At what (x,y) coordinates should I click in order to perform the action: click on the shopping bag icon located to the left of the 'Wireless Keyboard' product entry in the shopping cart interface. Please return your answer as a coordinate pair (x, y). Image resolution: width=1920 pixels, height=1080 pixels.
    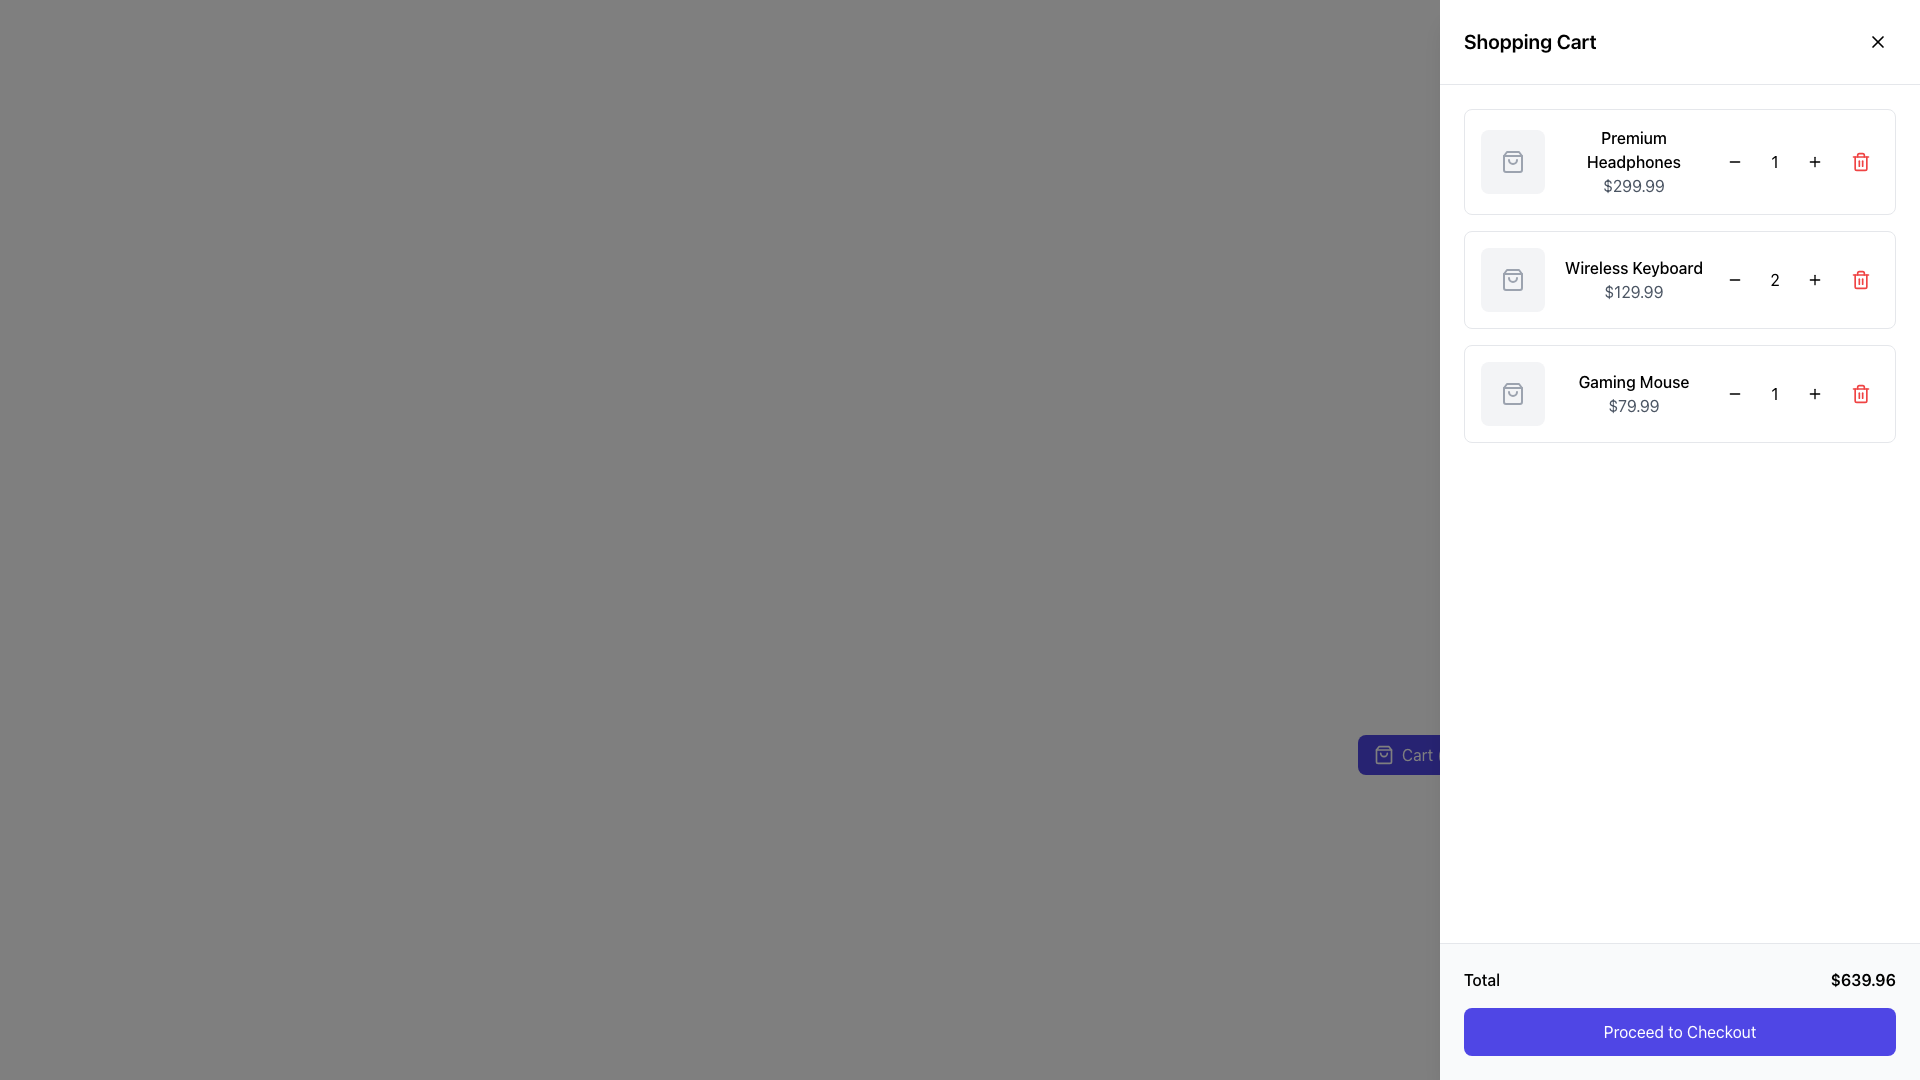
    Looking at the image, I should click on (1512, 280).